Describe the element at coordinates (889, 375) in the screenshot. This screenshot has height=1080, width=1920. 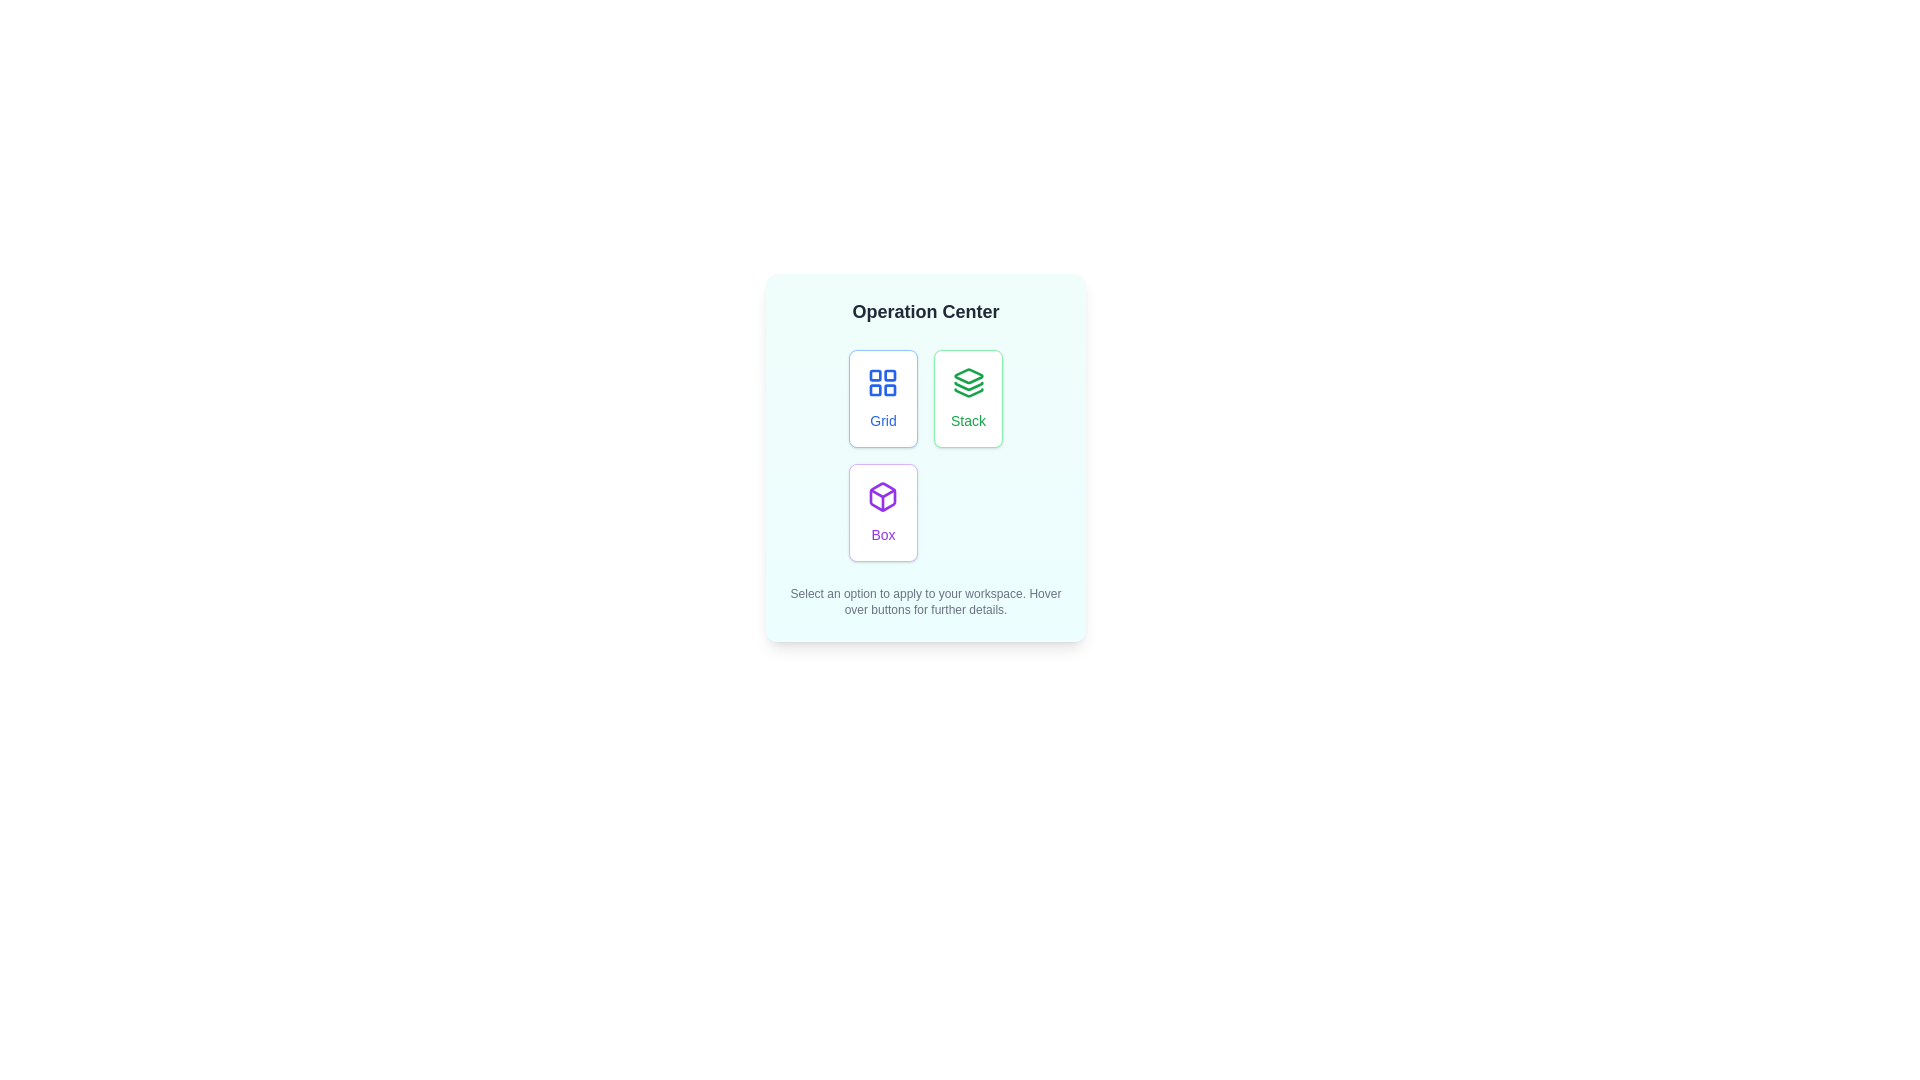
I see `the second cell in the top-right corner of the 2x2 grid icon within the SVG structure of the Operation Center interface` at that location.